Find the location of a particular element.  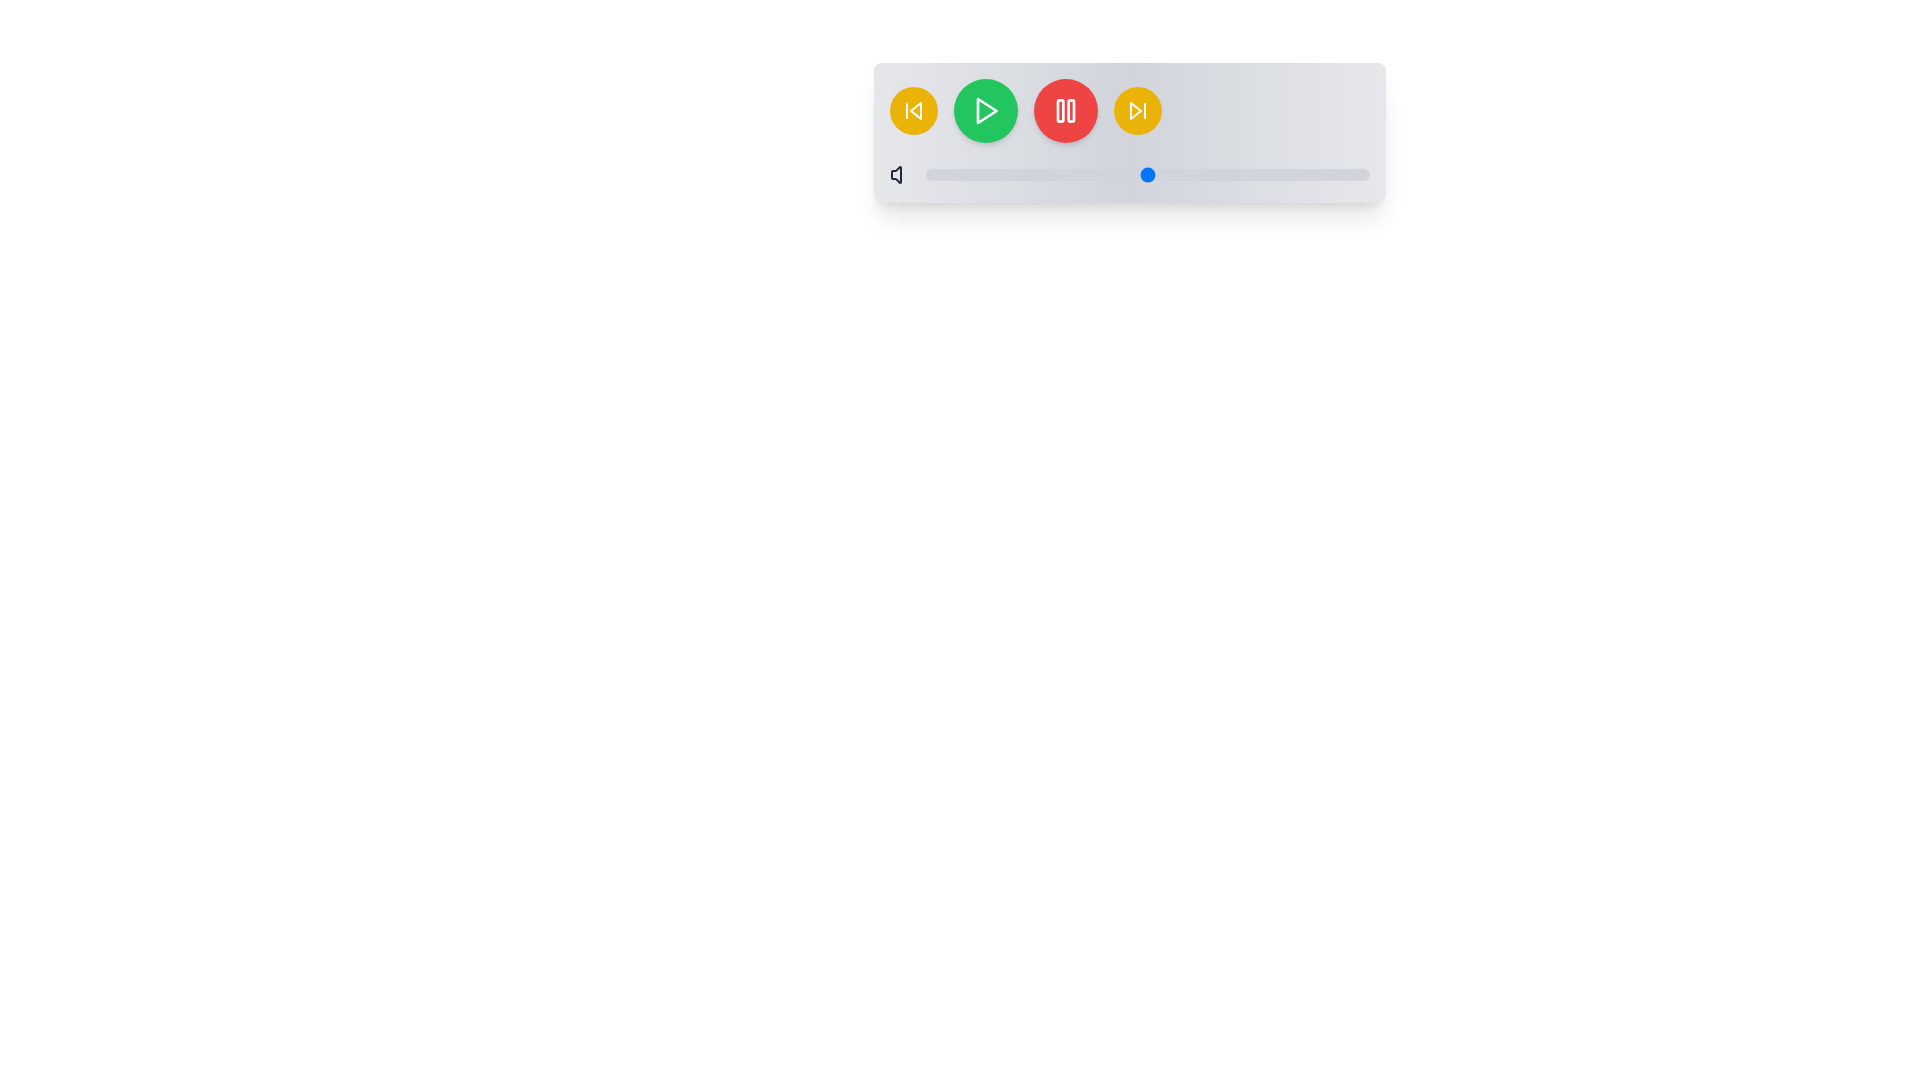

the fourth button from the left in the modern-styled button group for media control functions is located at coordinates (1129, 111).